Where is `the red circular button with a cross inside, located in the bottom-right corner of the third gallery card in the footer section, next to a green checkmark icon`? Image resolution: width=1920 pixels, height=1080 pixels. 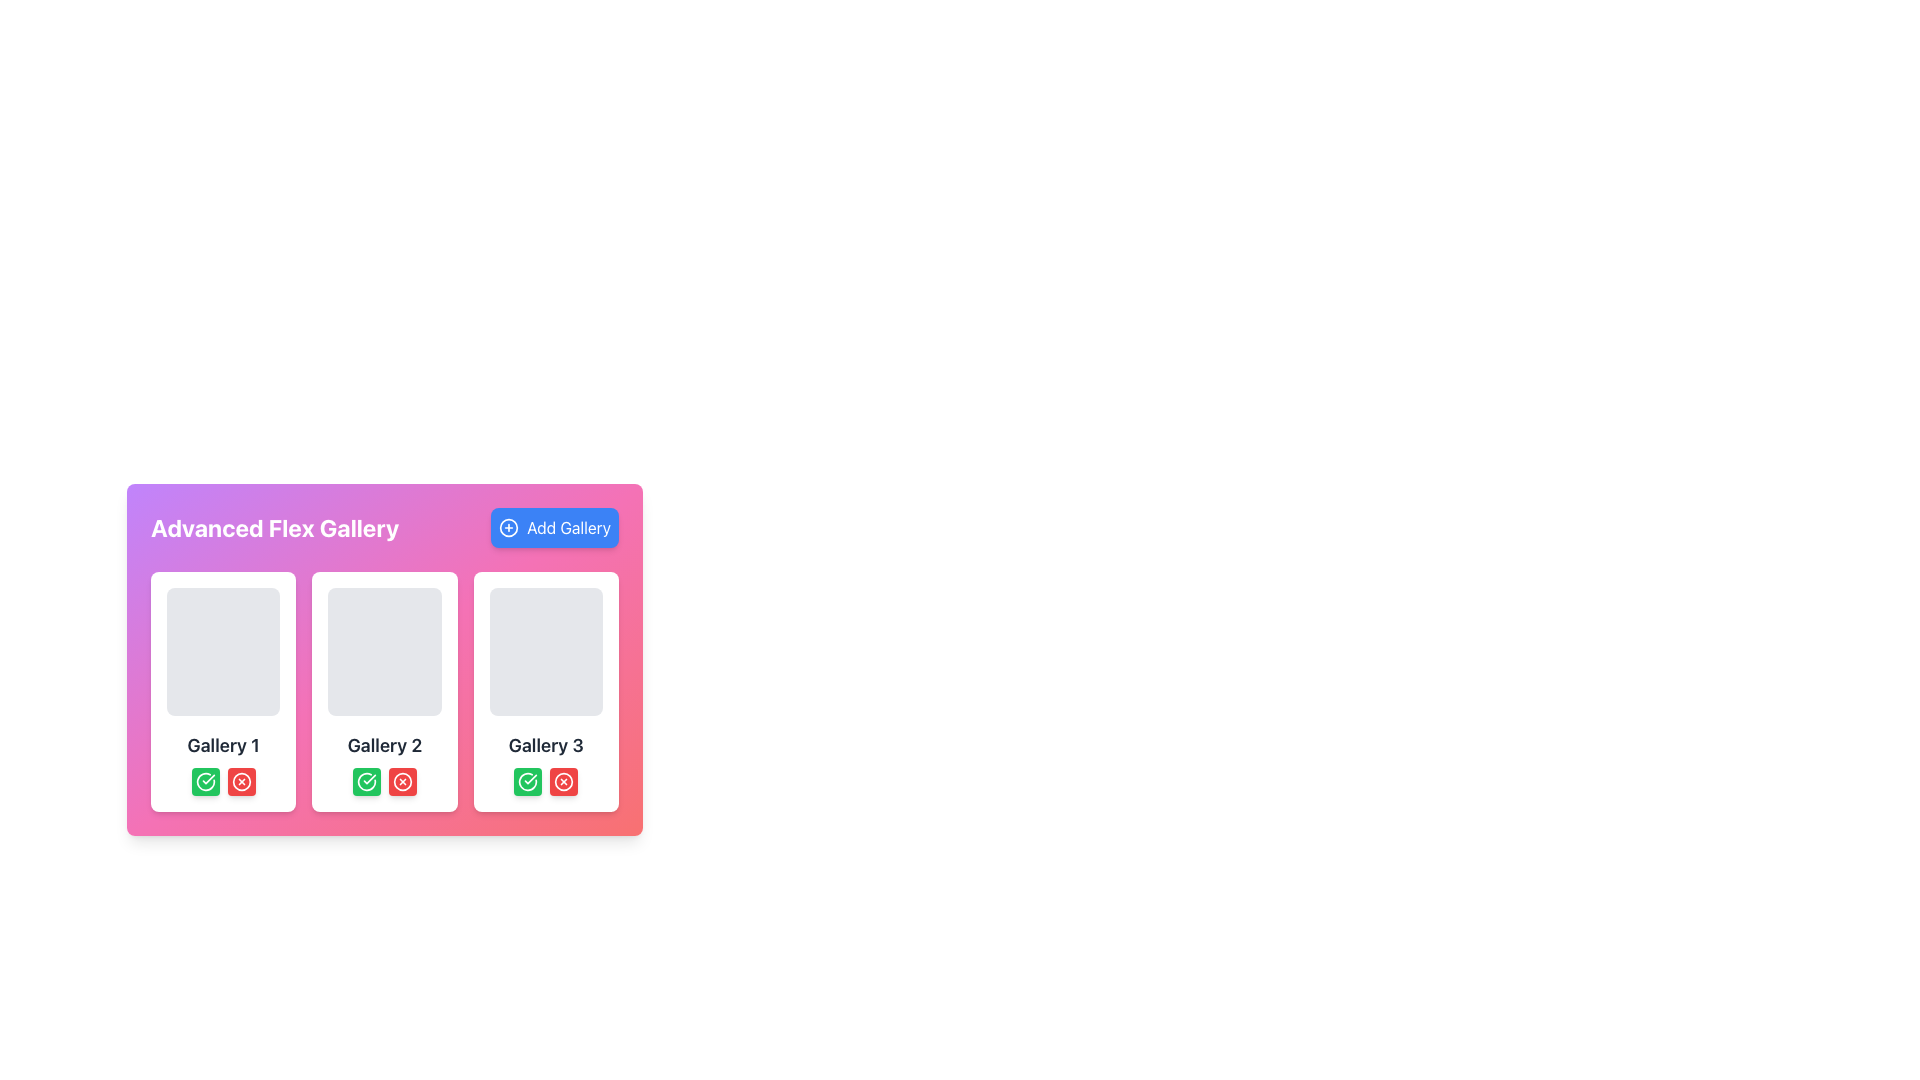
the red circular button with a cross inside, located in the bottom-right corner of the third gallery card in the footer section, next to a green checkmark icon is located at coordinates (563, 781).